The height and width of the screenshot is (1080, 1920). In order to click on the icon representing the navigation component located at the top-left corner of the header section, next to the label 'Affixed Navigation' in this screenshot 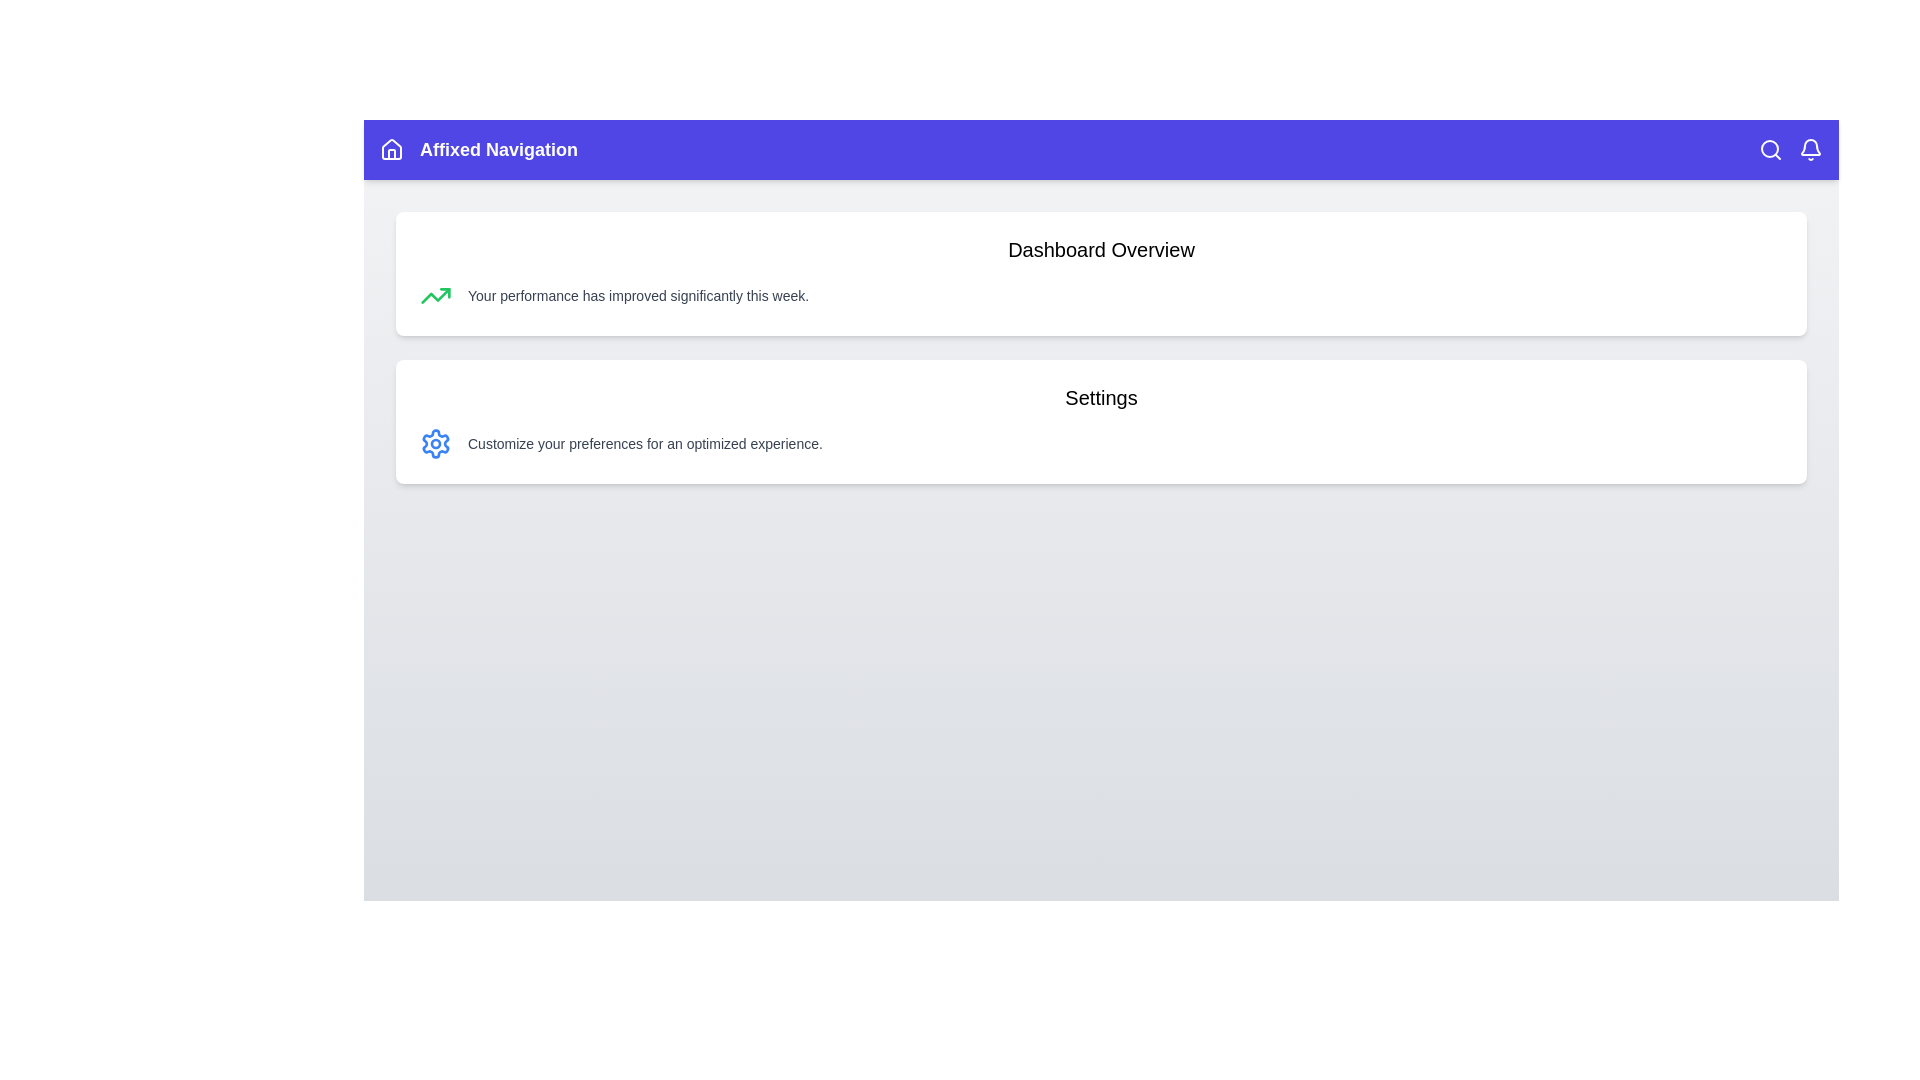, I will do `click(392, 149)`.